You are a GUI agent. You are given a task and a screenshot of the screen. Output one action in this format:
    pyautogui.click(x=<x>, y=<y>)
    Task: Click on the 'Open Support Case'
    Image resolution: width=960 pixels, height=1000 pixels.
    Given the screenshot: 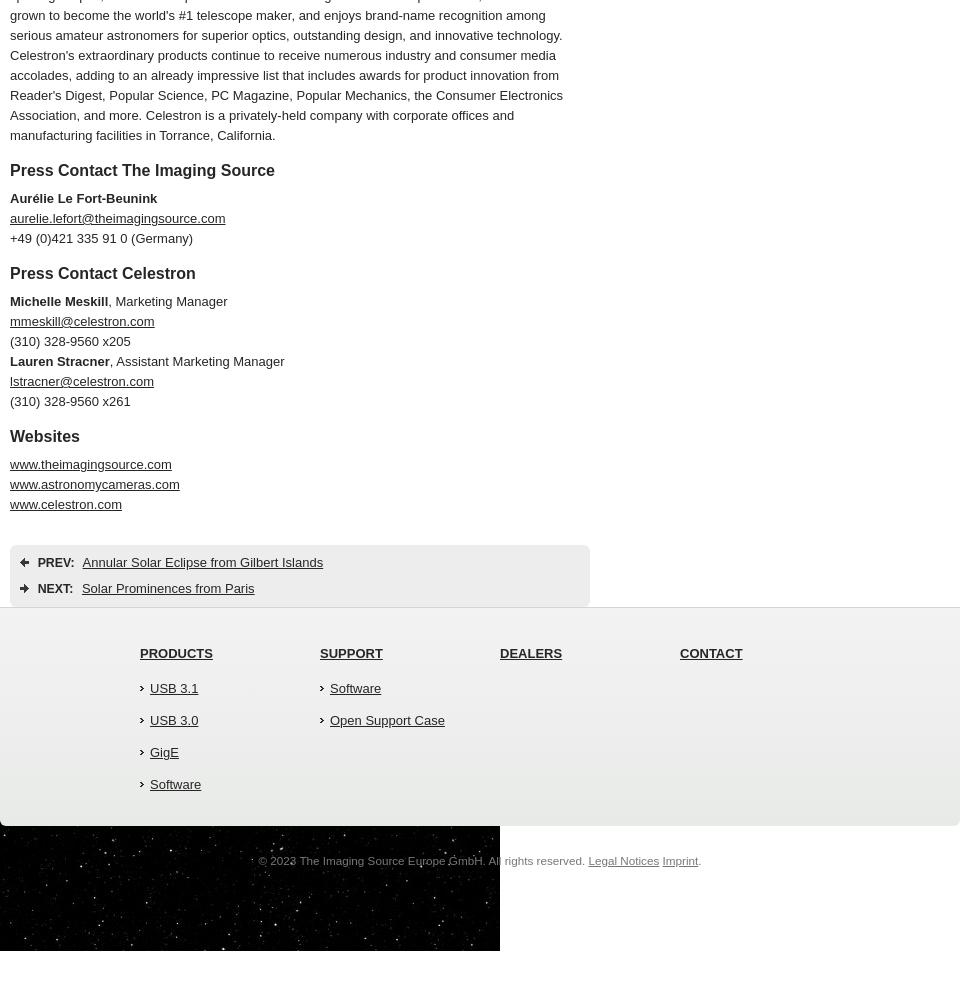 What is the action you would take?
    pyautogui.click(x=385, y=719)
    